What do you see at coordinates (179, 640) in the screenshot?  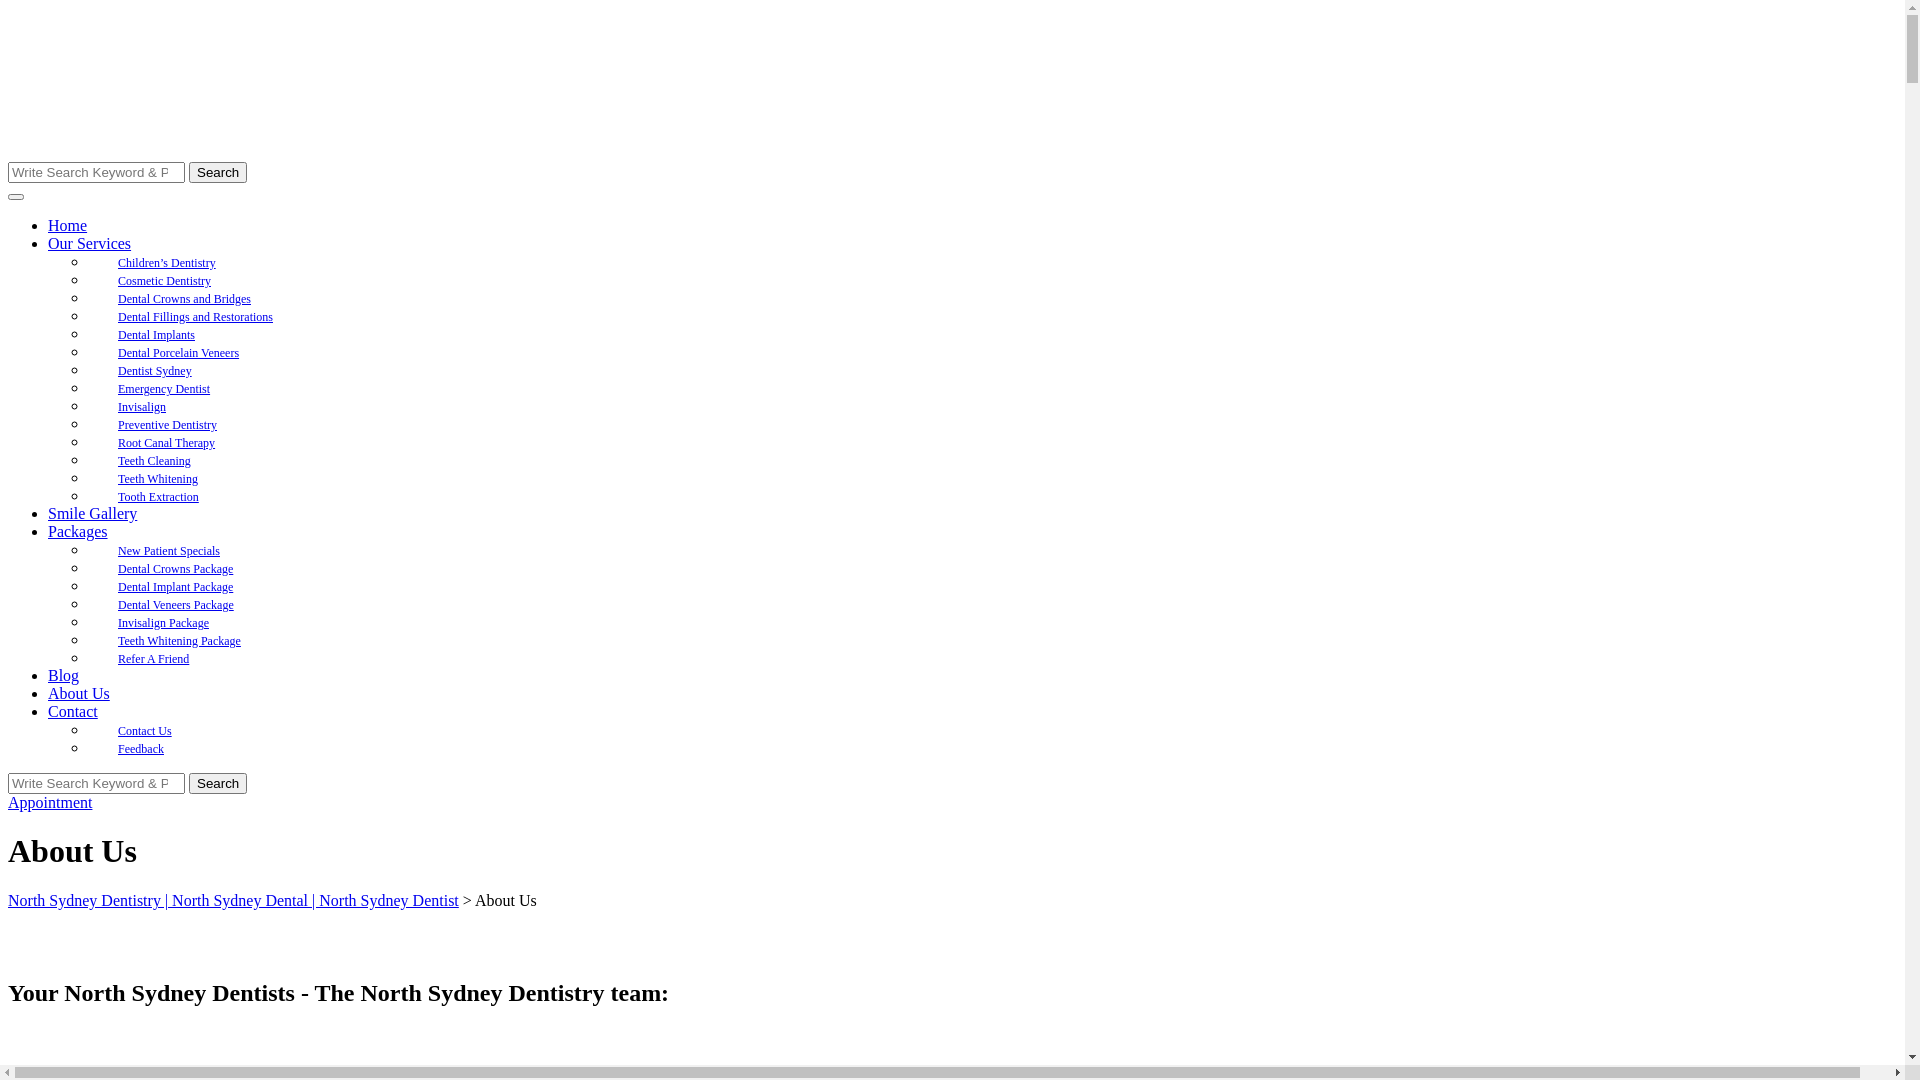 I see `'Teeth Whitening Package'` at bounding box center [179, 640].